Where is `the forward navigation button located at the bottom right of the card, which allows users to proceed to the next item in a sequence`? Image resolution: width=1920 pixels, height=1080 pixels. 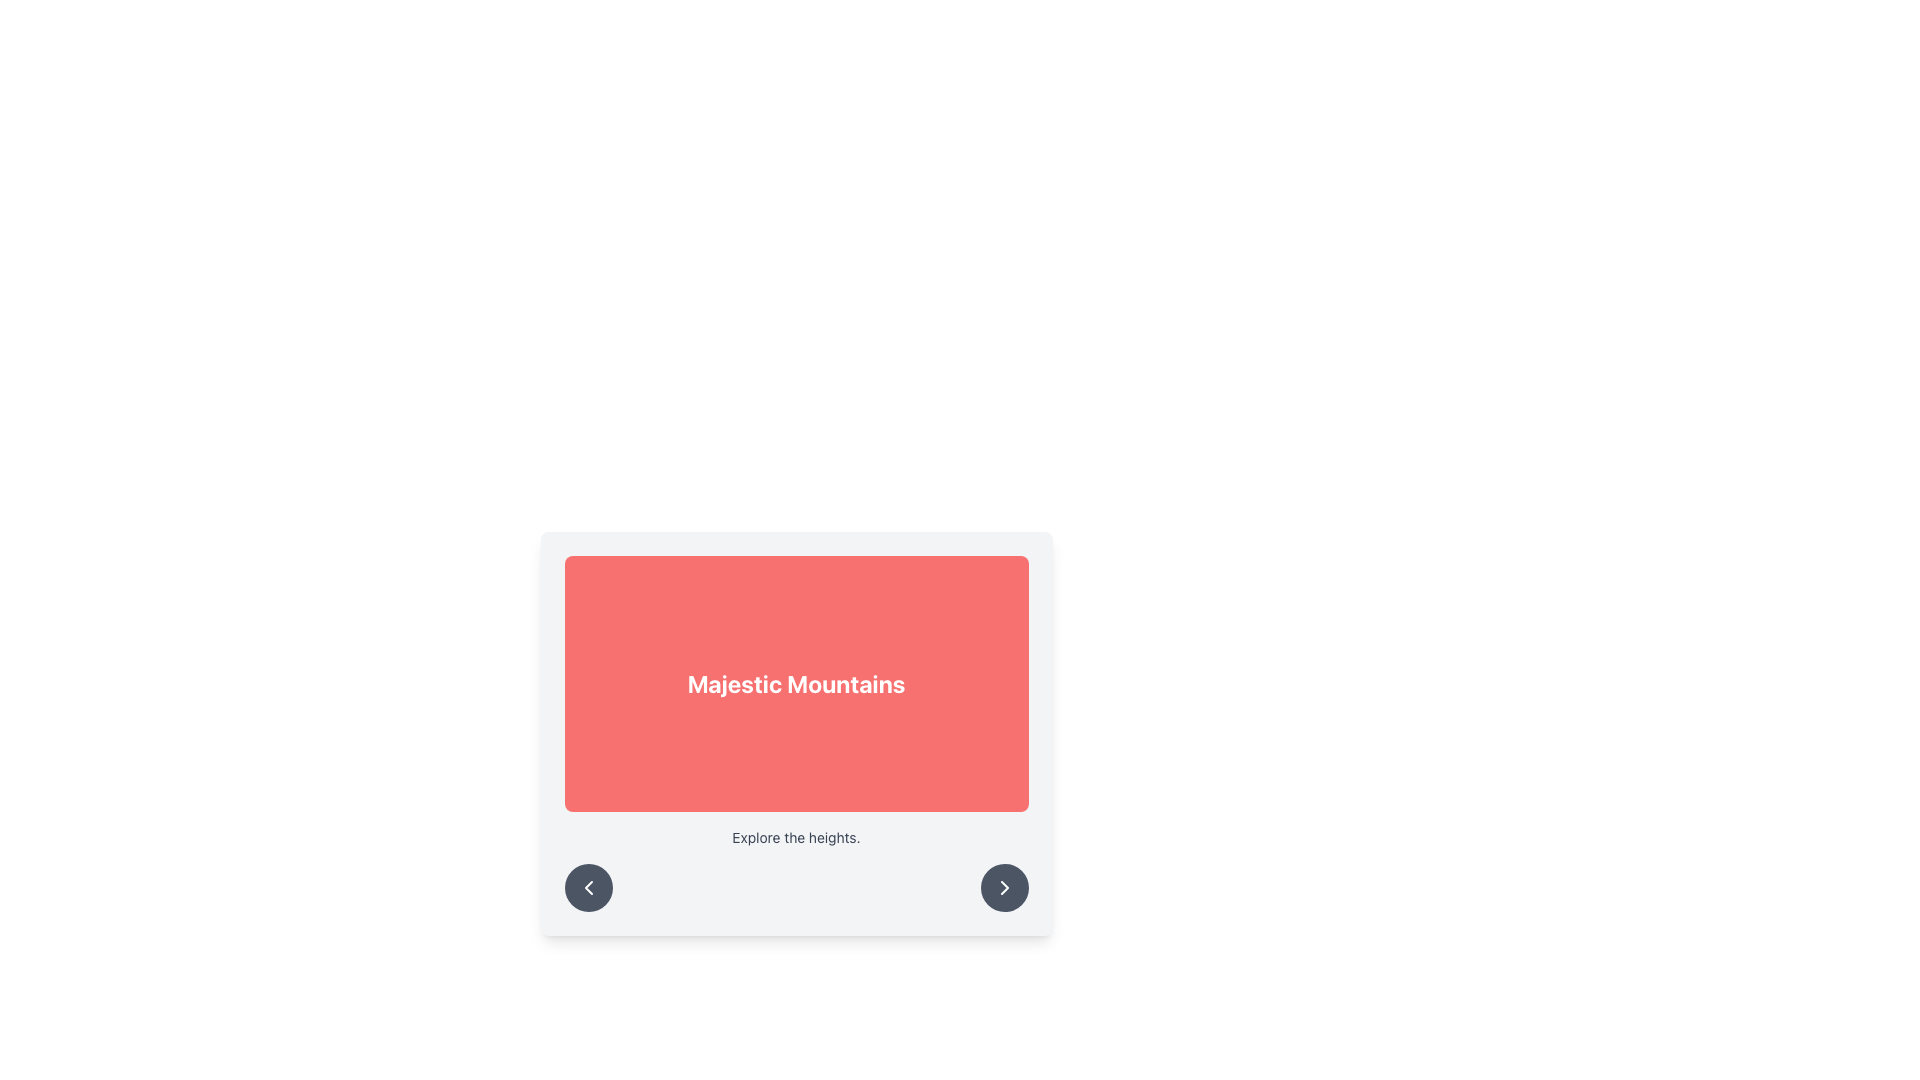 the forward navigation button located at the bottom right of the card, which allows users to proceed to the next item in a sequence is located at coordinates (1004, 886).